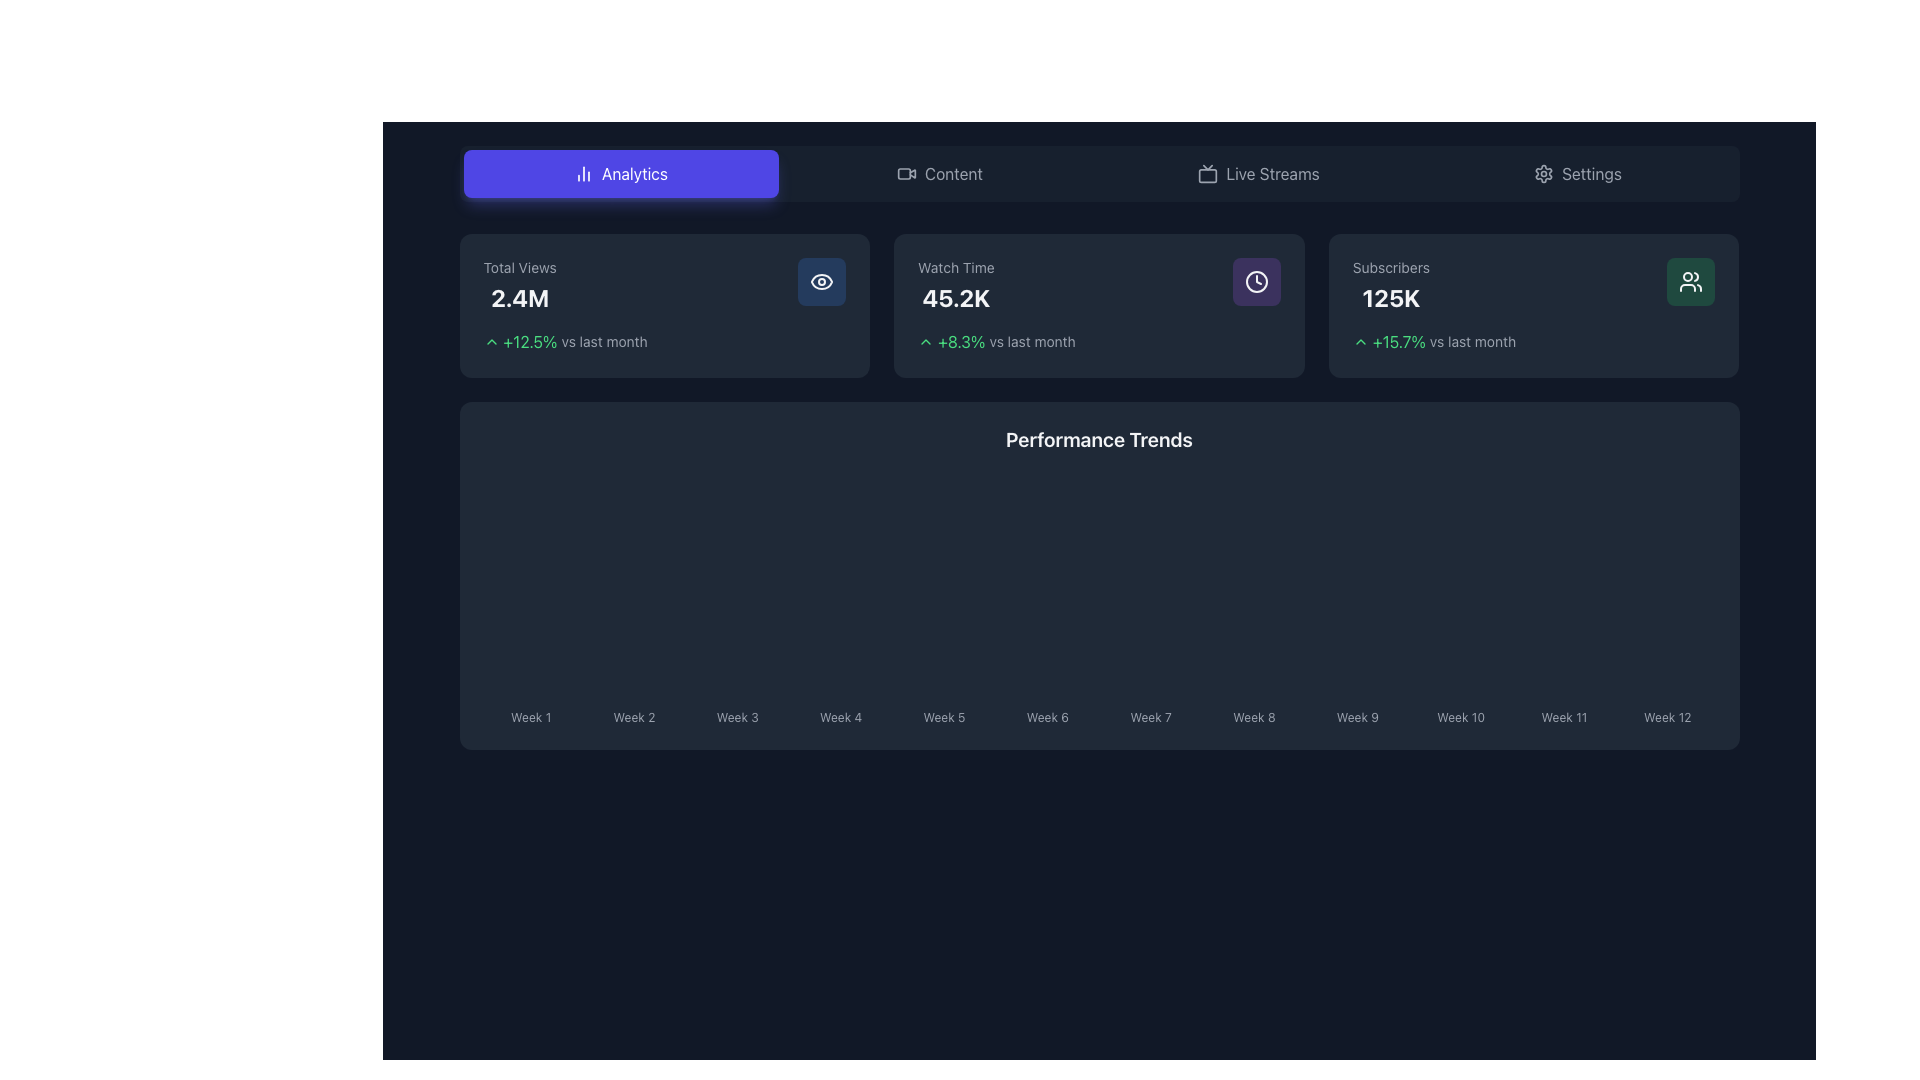 This screenshot has height=1080, width=1920. What do you see at coordinates (1390, 297) in the screenshot?
I see `the text label displaying '125K' in bold, large white font, located within the 'Subscribers' section in the upper-right corner of the interface` at bounding box center [1390, 297].